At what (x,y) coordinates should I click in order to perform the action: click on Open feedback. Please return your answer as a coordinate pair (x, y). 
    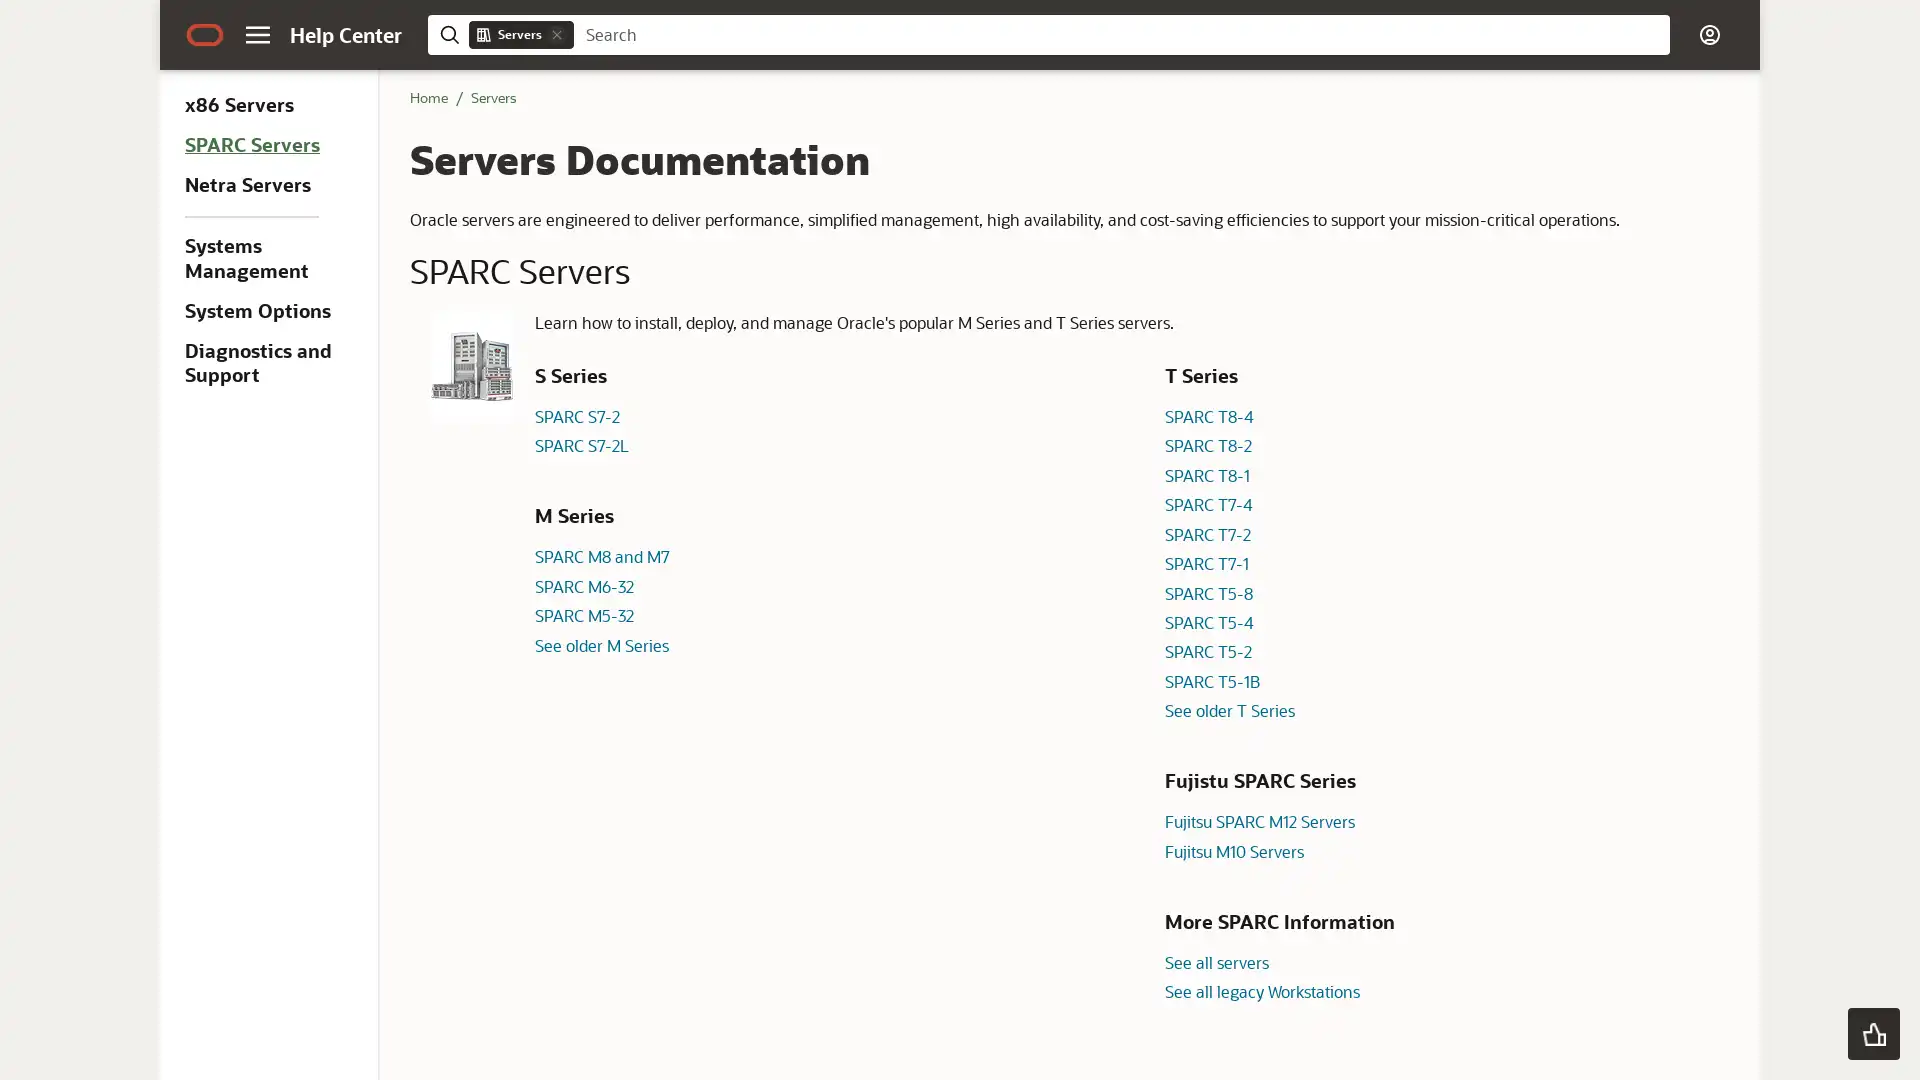
    Looking at the image, I should click on (1872, 1033).